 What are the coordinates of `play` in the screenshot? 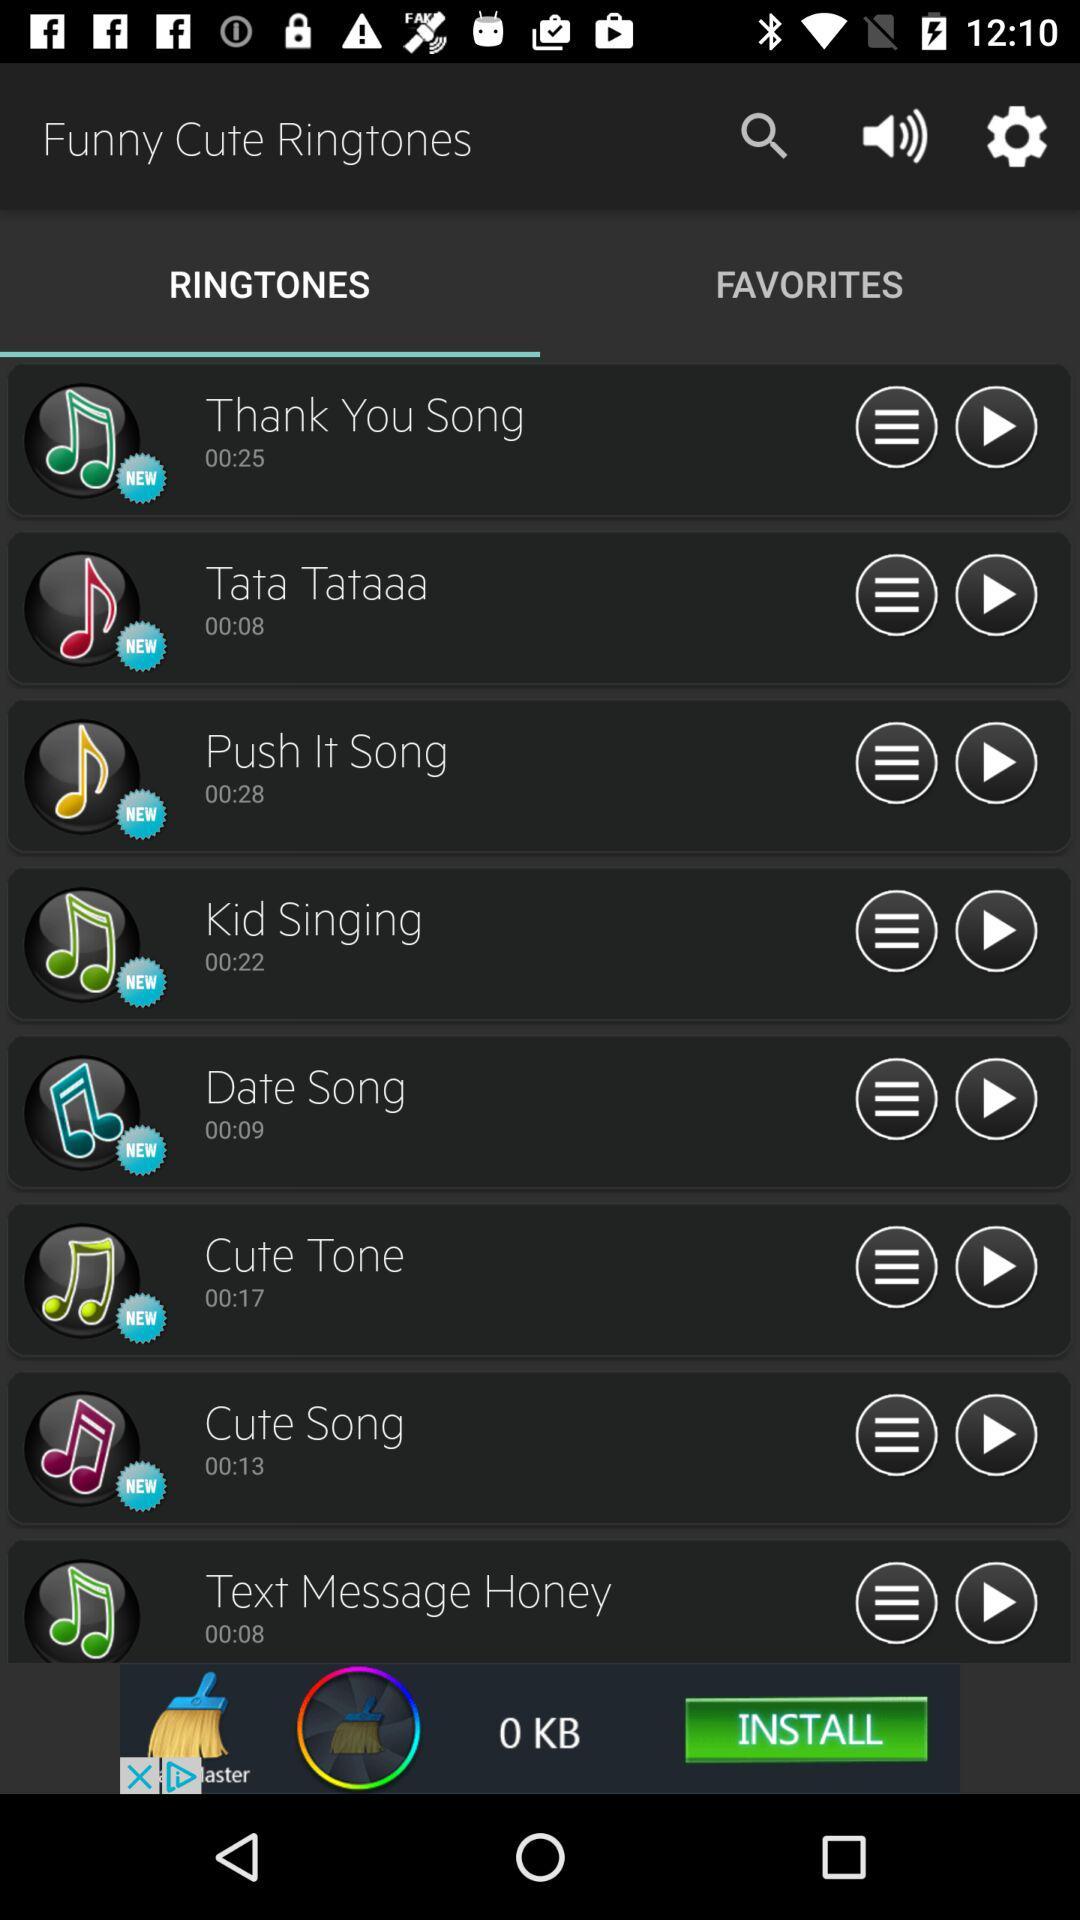 It's located at (995, 427).